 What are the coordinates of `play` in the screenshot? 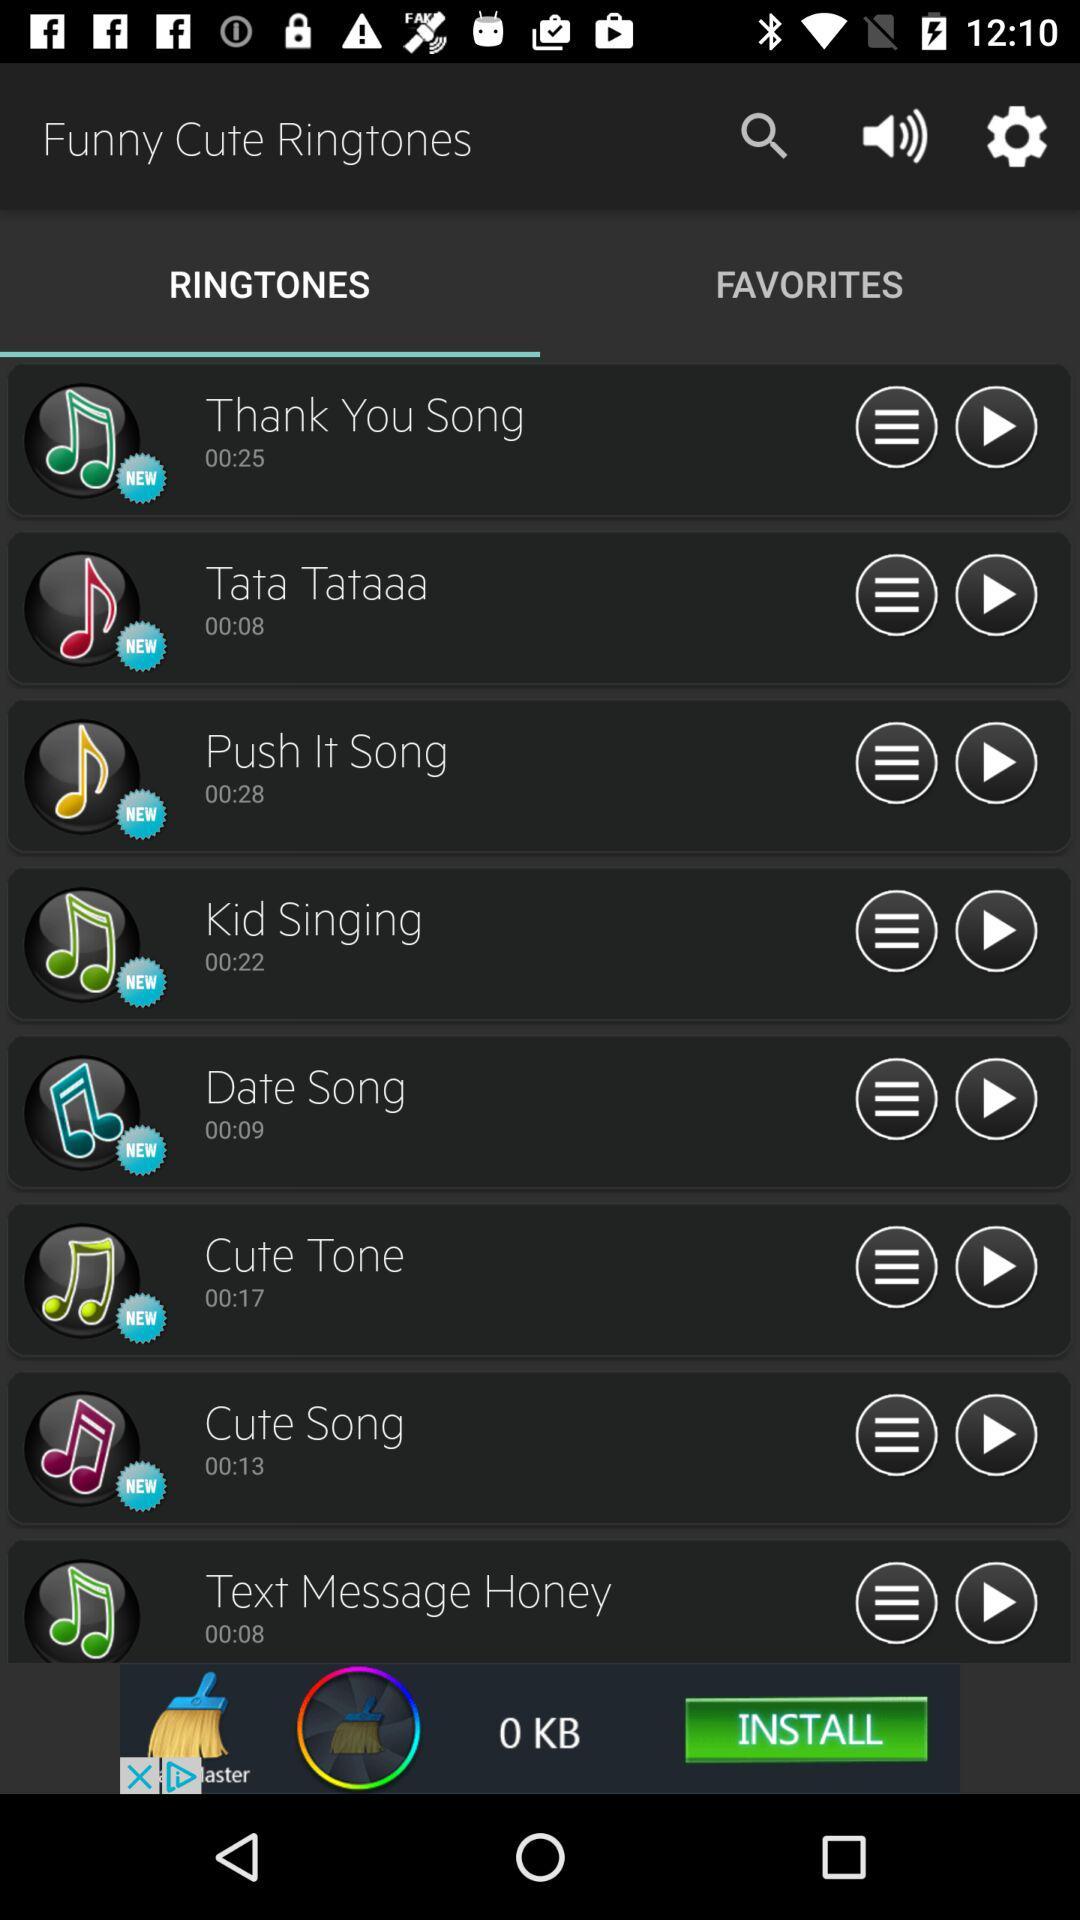 It's located at (995, 427).